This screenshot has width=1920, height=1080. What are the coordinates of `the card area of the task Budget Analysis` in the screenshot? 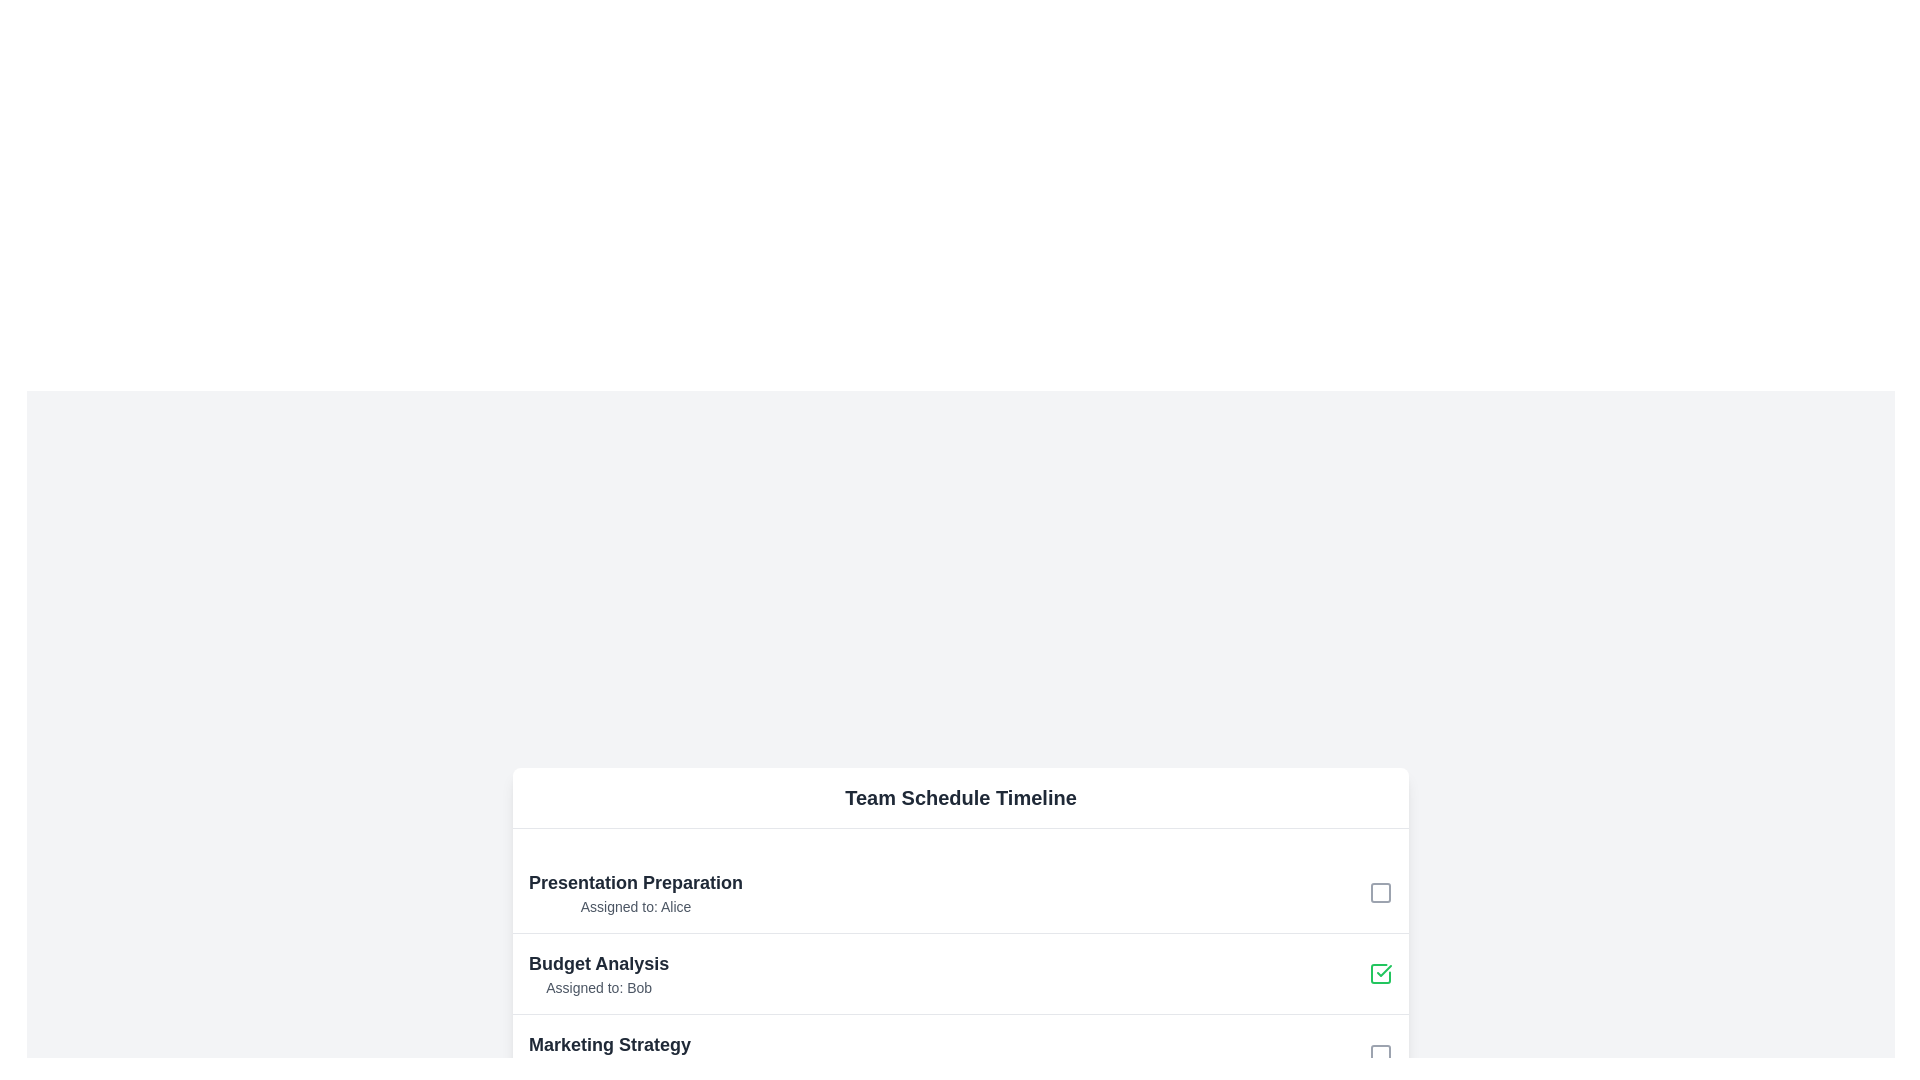 It's located at (598, 971).